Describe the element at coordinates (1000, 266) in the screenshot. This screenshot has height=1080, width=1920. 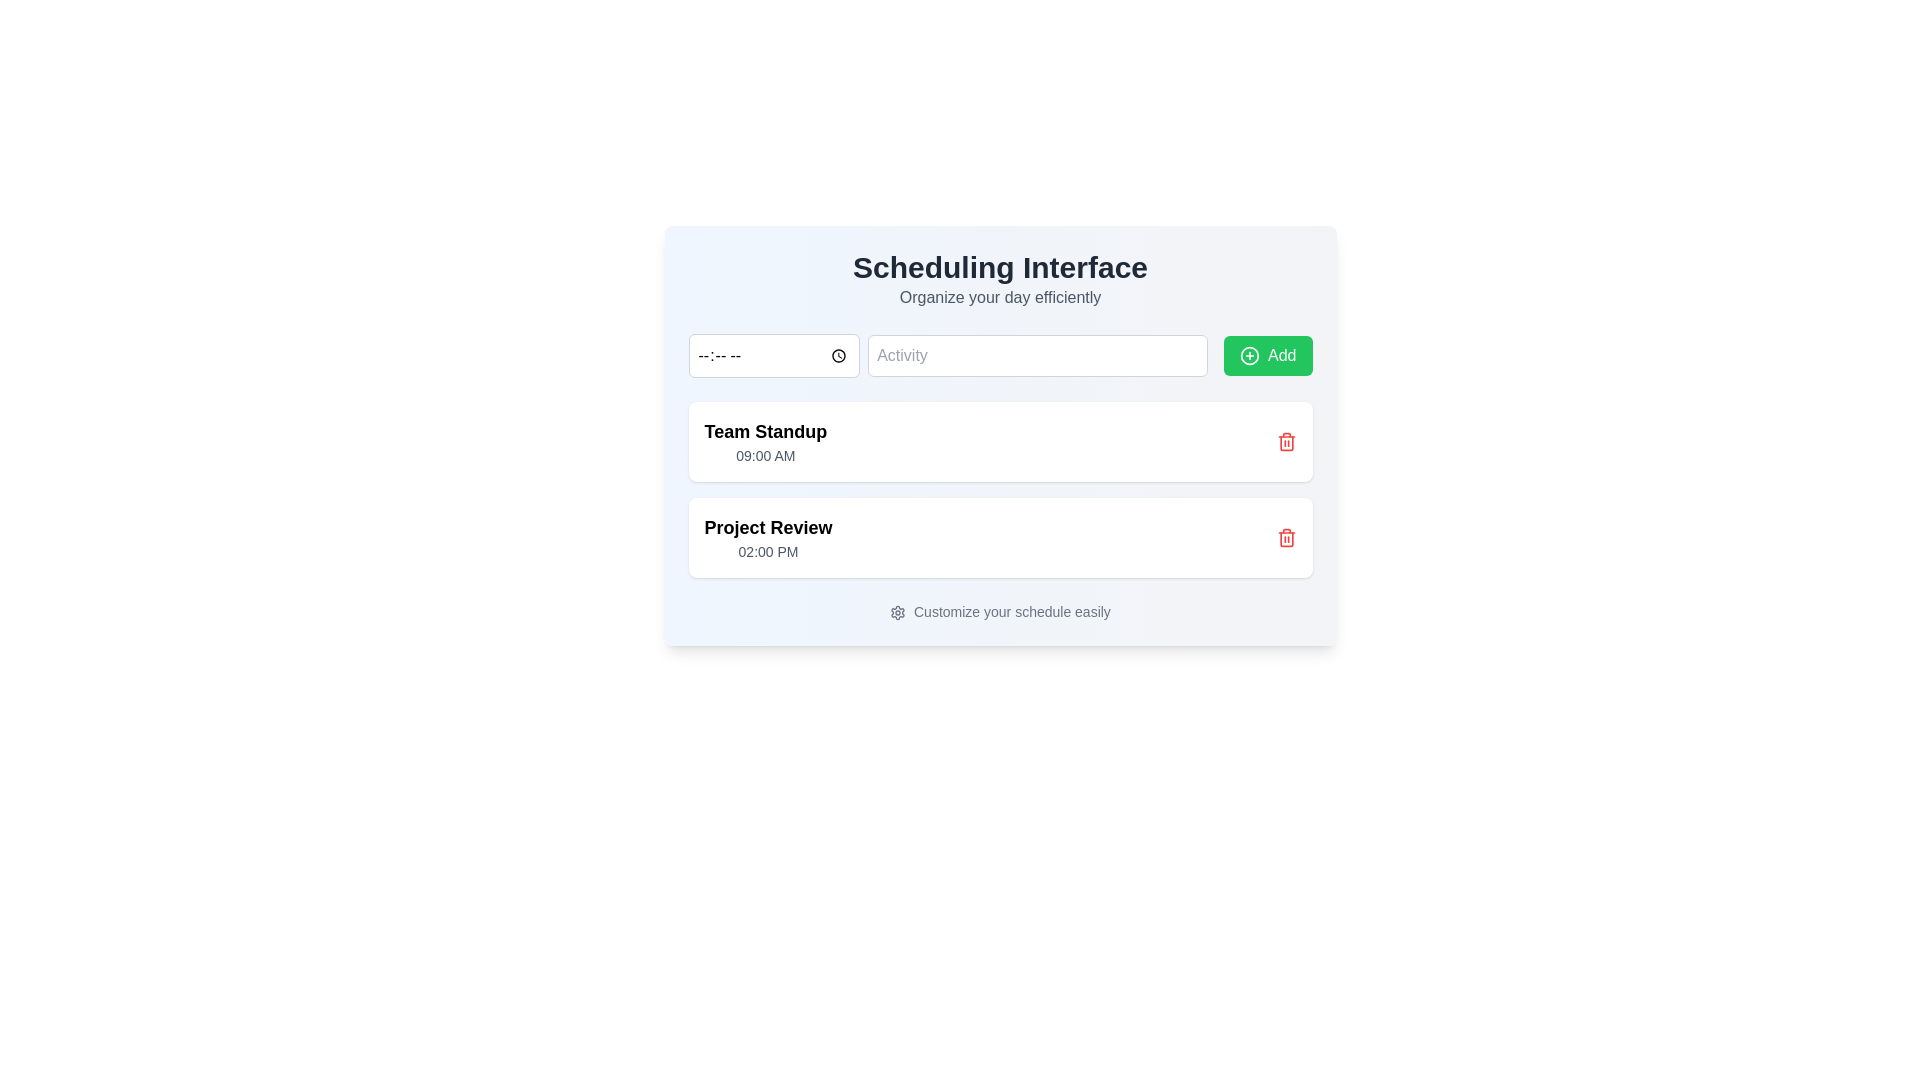
I see `main title heading located at the top center of the interface, which is positioned above the subtitle 'Organize your day efficiently'` at that location.